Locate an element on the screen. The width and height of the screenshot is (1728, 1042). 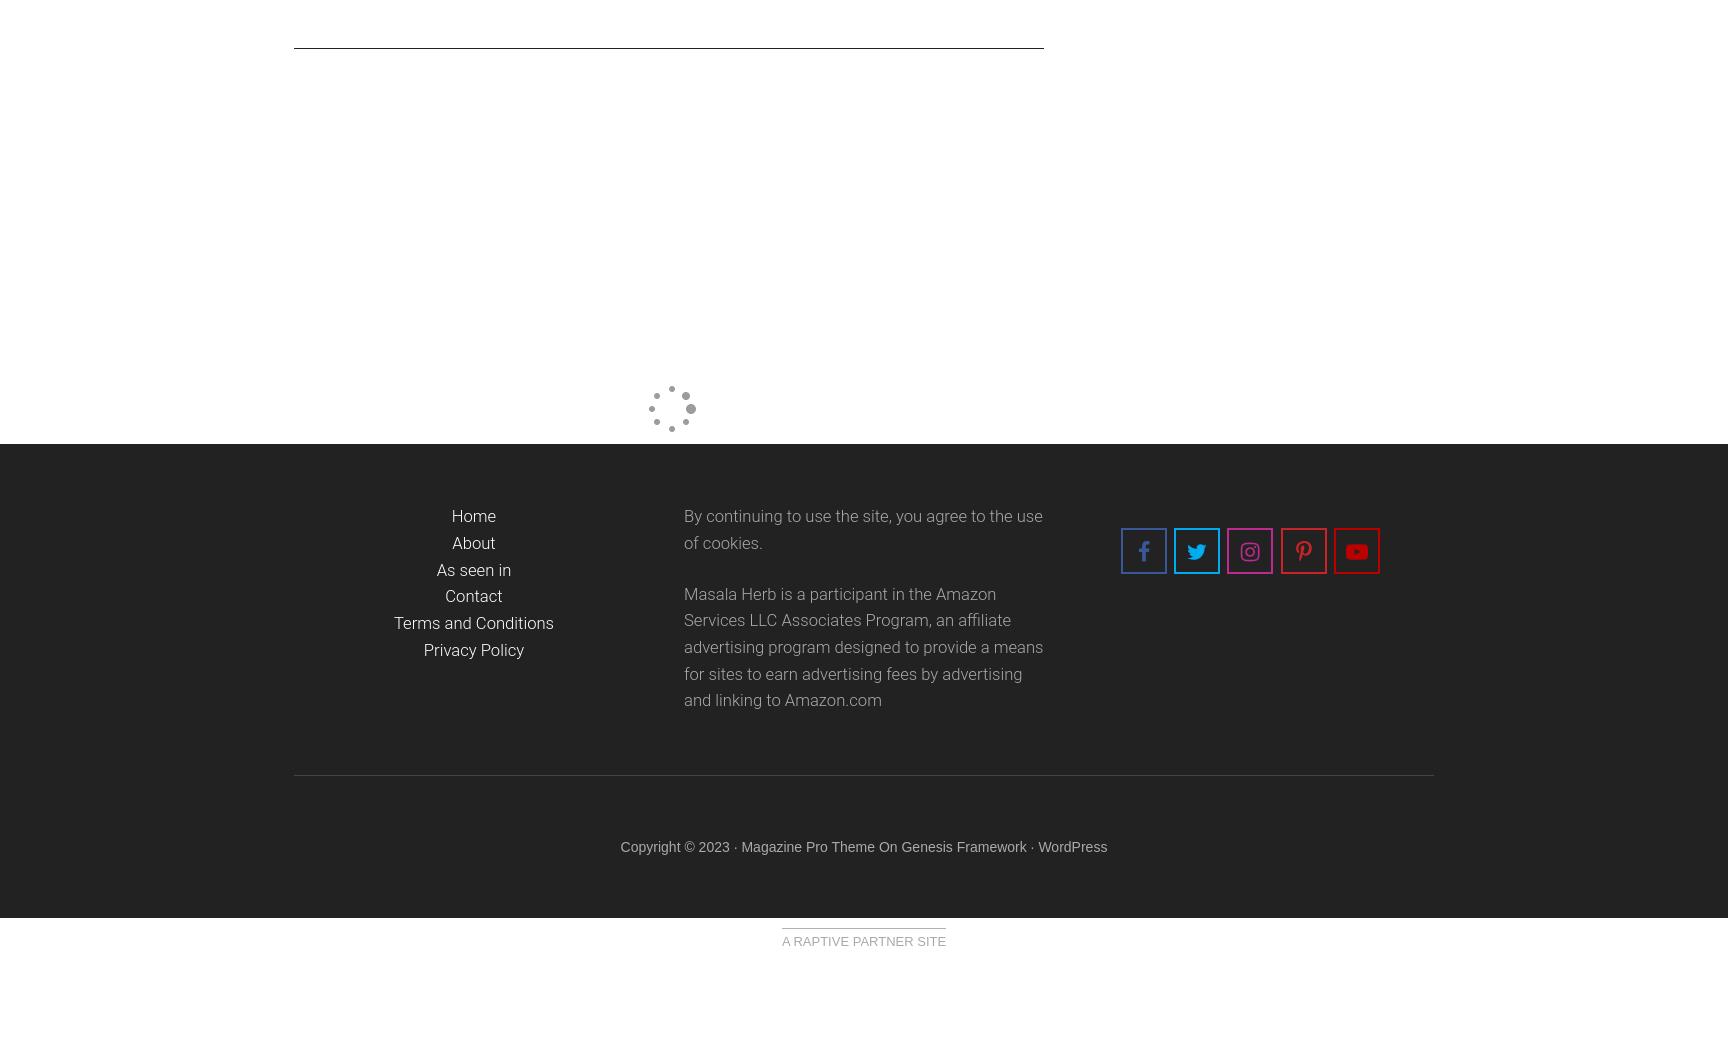
'As seen in' is located at coordinates (473, 568).